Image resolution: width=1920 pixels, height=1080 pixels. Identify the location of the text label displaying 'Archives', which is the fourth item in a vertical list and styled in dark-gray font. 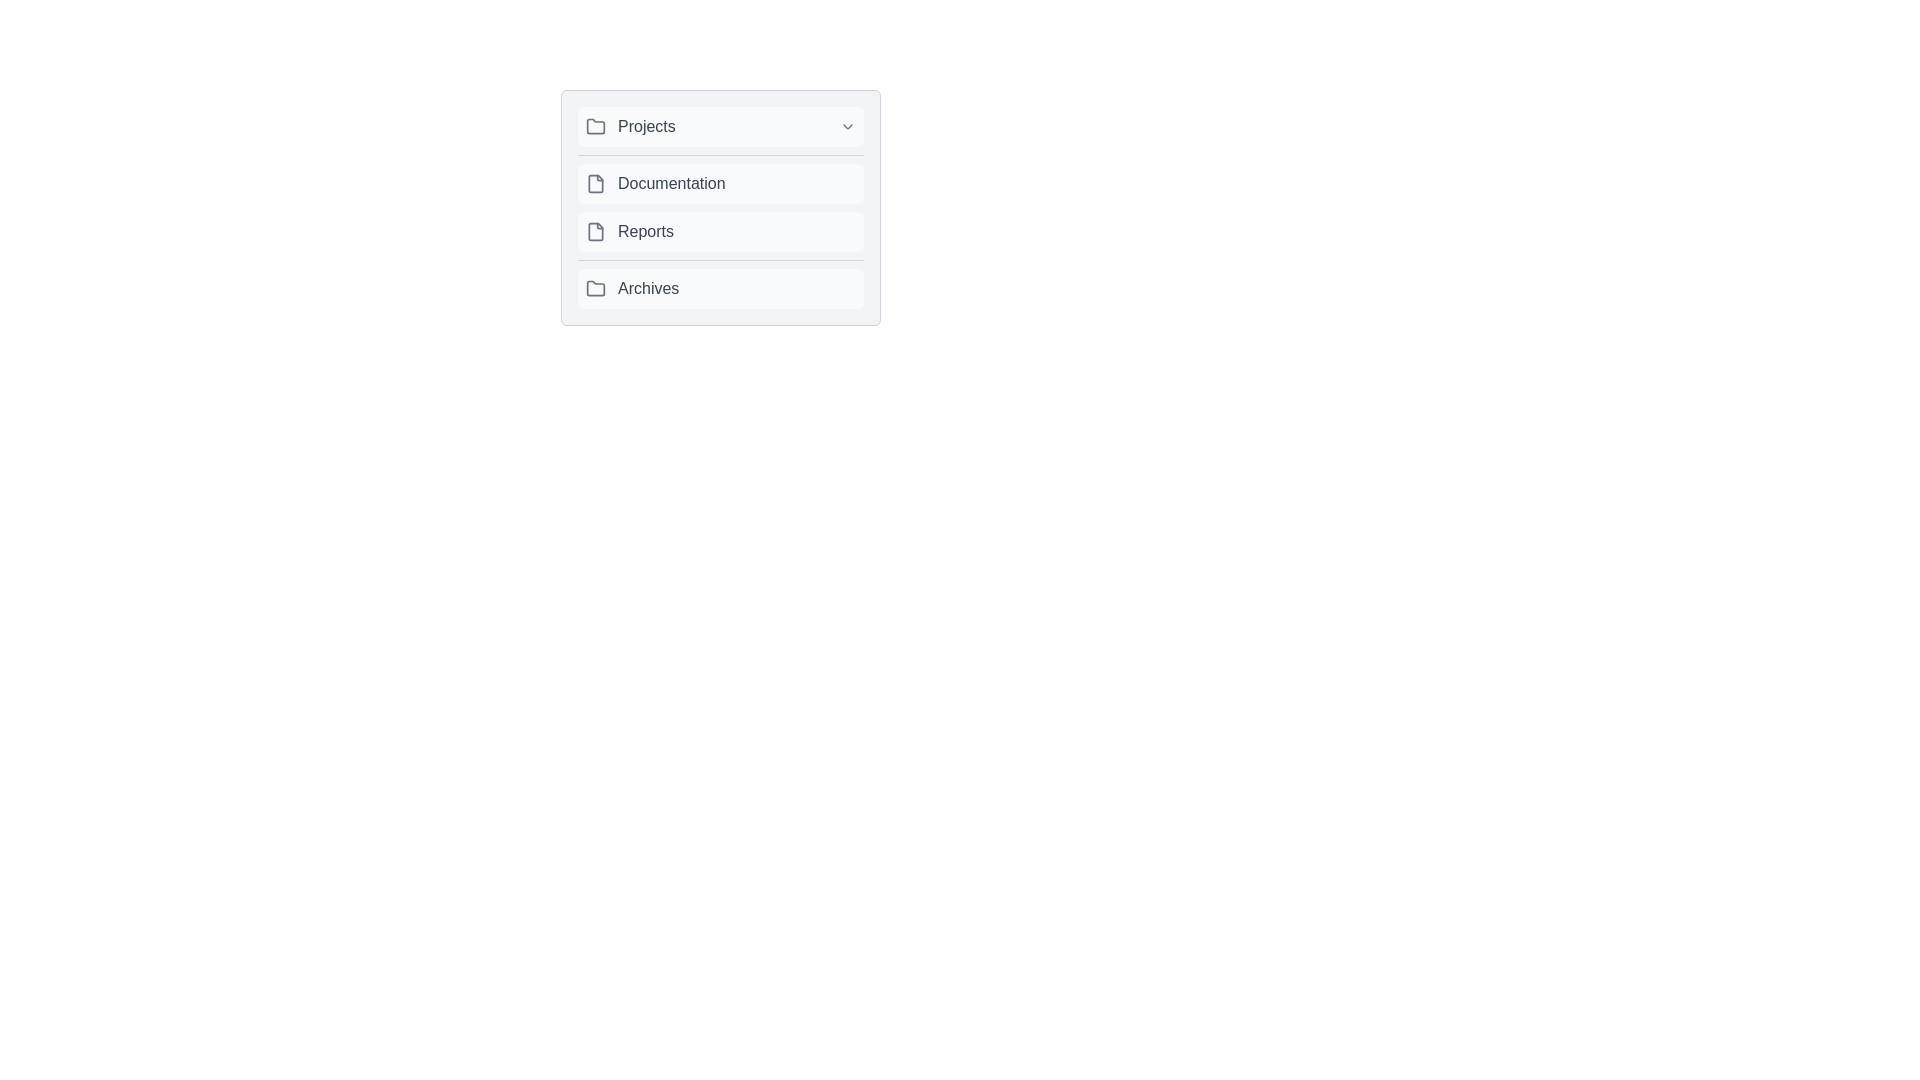
(648, 289).